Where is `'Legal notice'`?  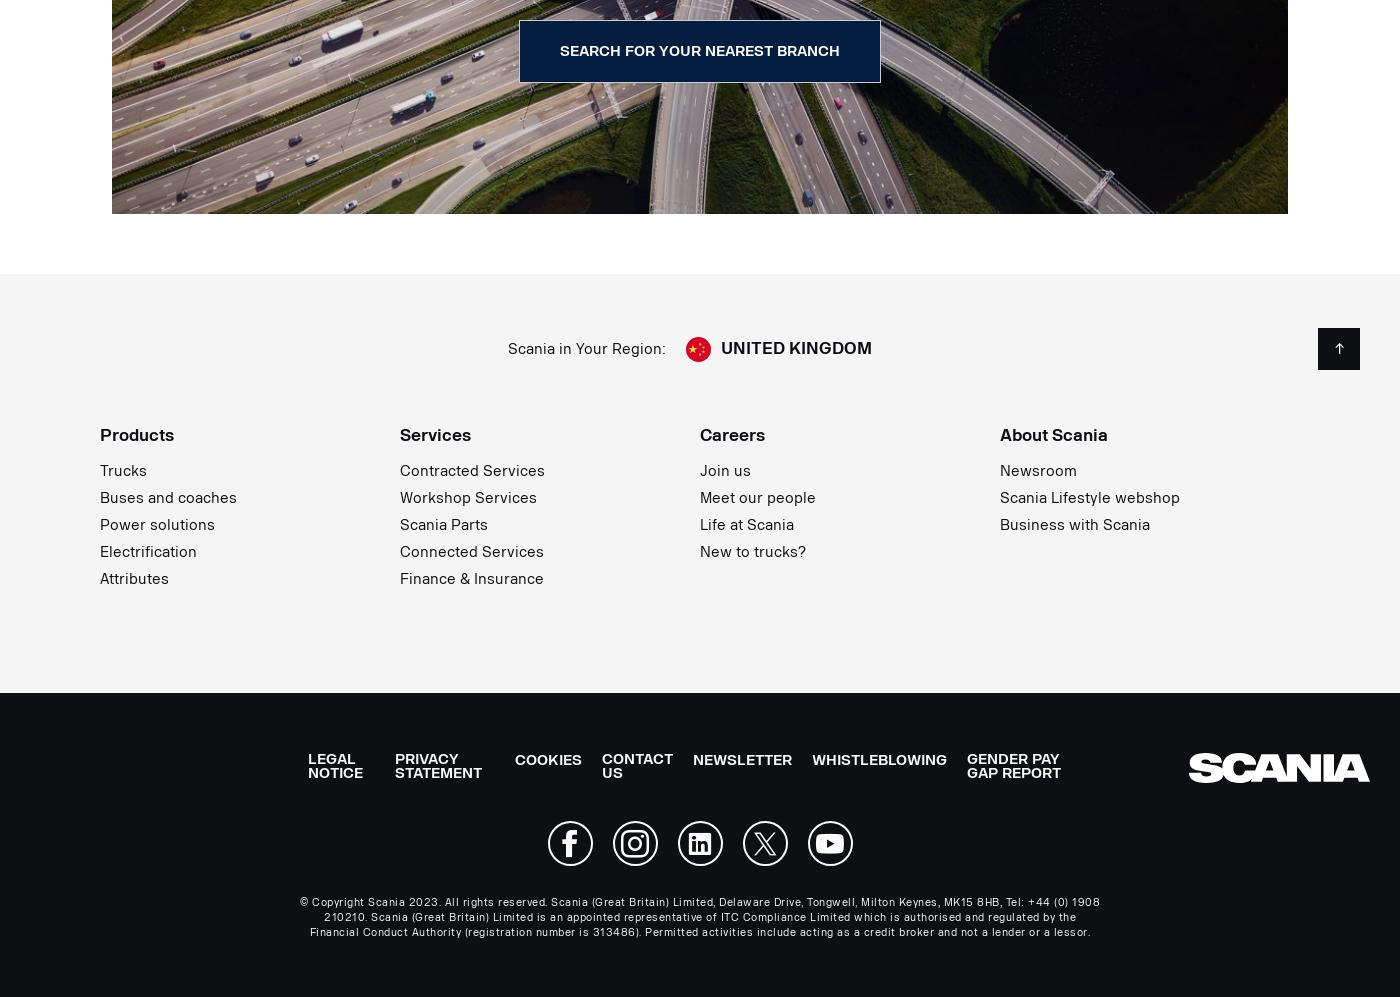
'Legal notice' is located at coordinates (335, 766).